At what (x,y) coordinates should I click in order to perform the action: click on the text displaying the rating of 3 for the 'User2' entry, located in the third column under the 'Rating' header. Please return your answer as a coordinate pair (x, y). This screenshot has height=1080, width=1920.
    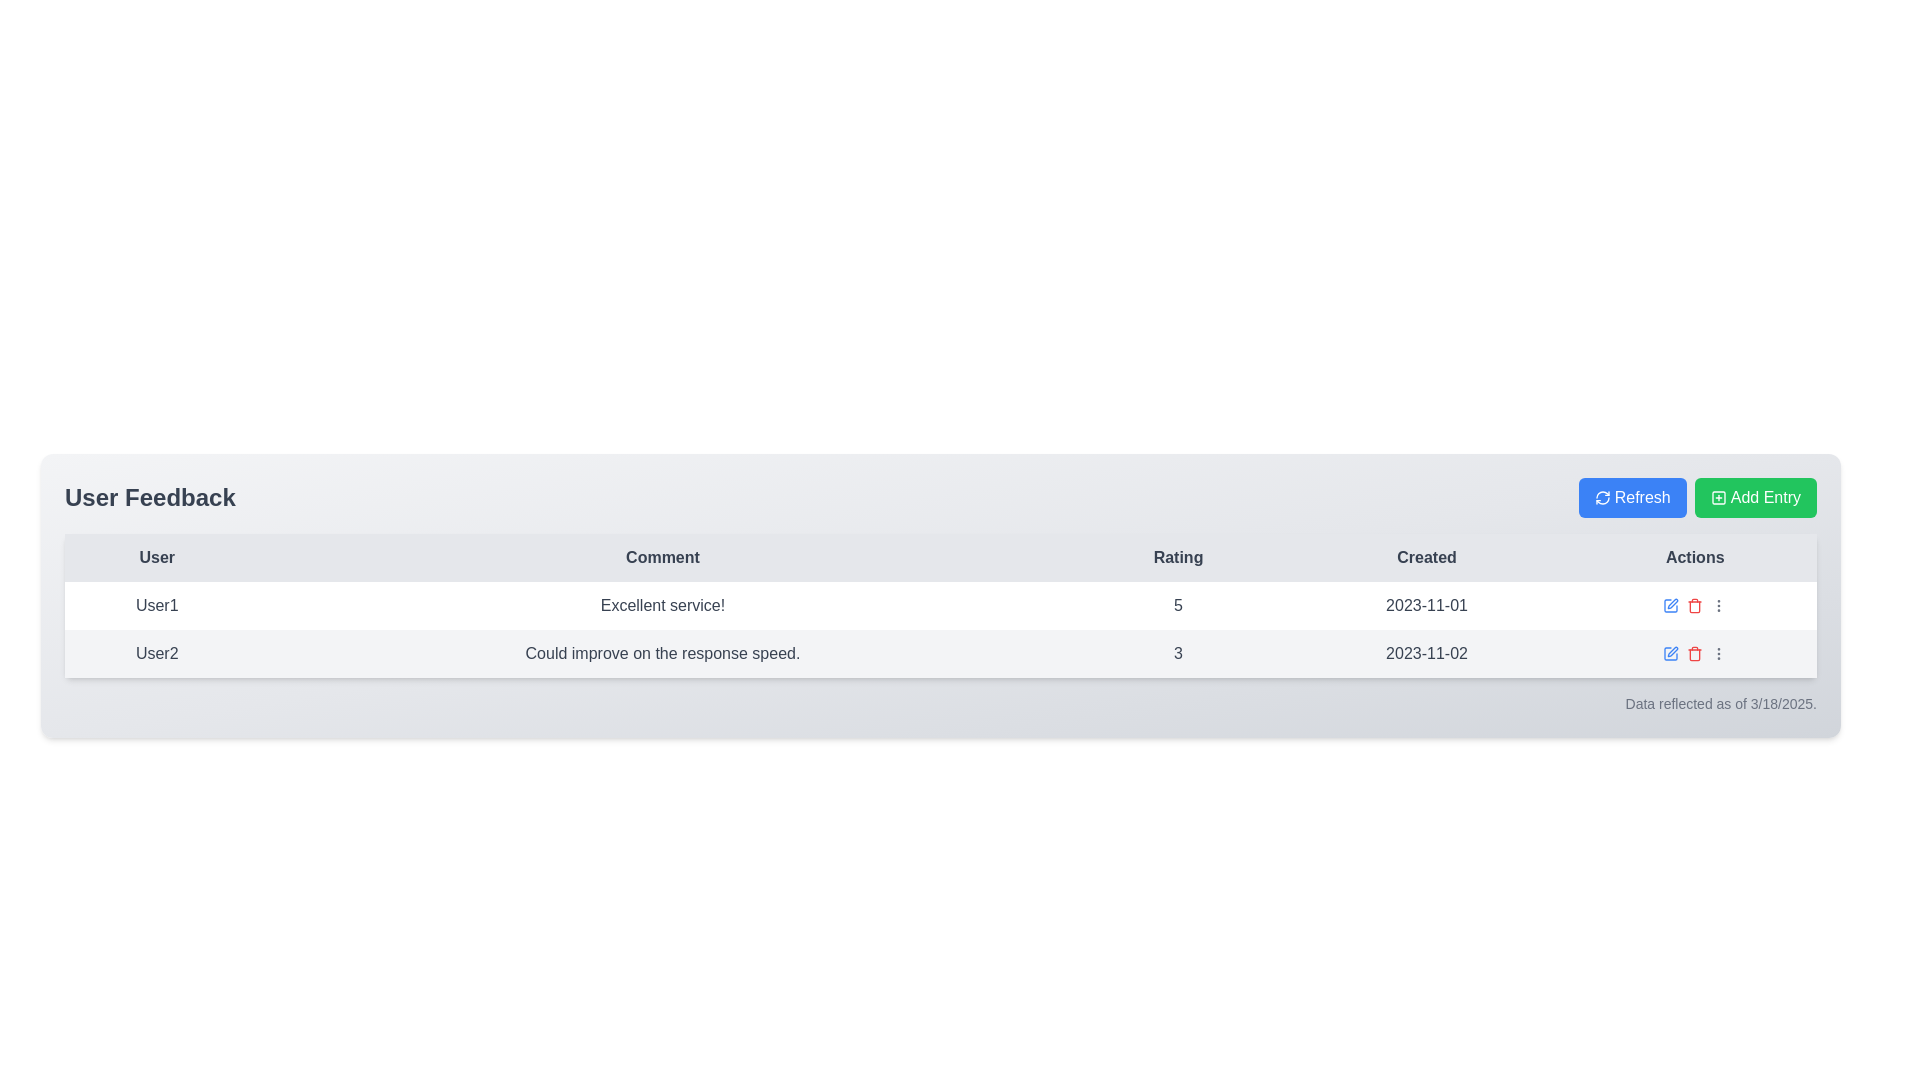
    Looking at the image, I should click on (1178, 654).